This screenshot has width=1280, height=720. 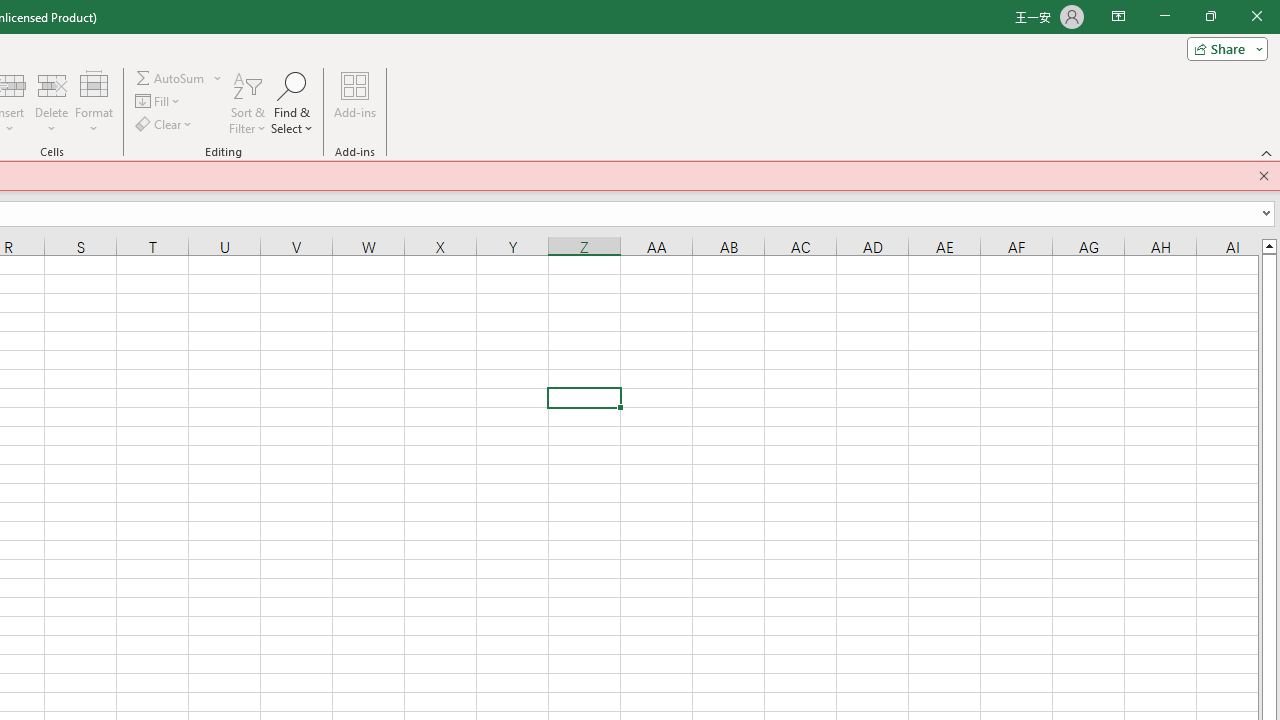 What do you see at coordinates (1263, 175) in the screenshot?
I see `'Close this message'` at bounding box center [1263, 175].